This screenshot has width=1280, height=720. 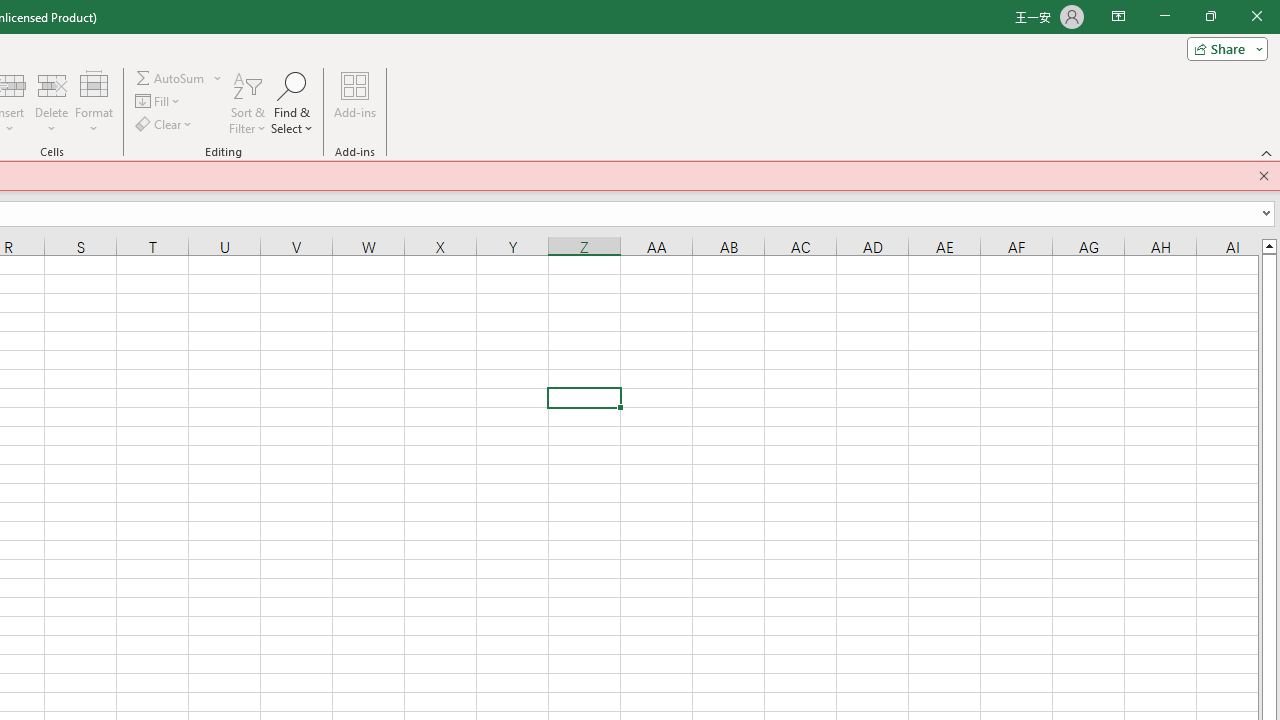 What do you see at coordinates (1263, 175) in the screenshot?
I see `'Close this message'` at bounding box center [1263, 175].